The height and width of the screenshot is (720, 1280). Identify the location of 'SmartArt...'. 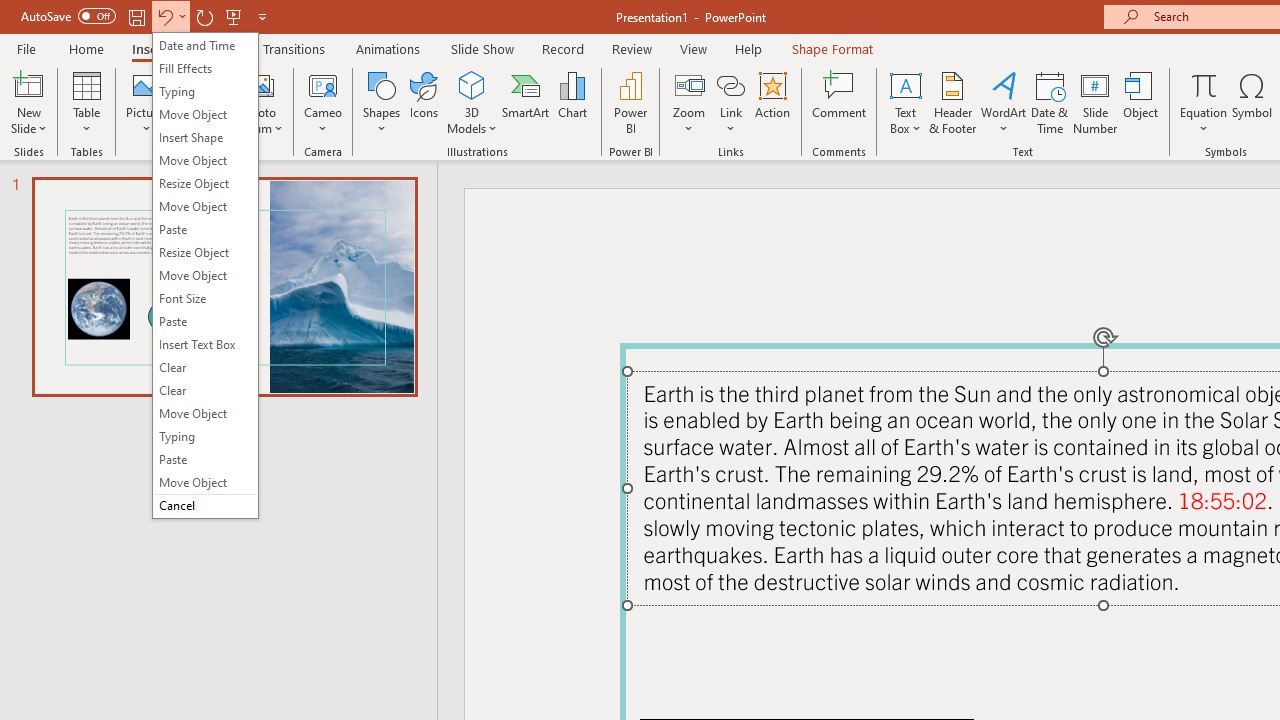
(526, 103).